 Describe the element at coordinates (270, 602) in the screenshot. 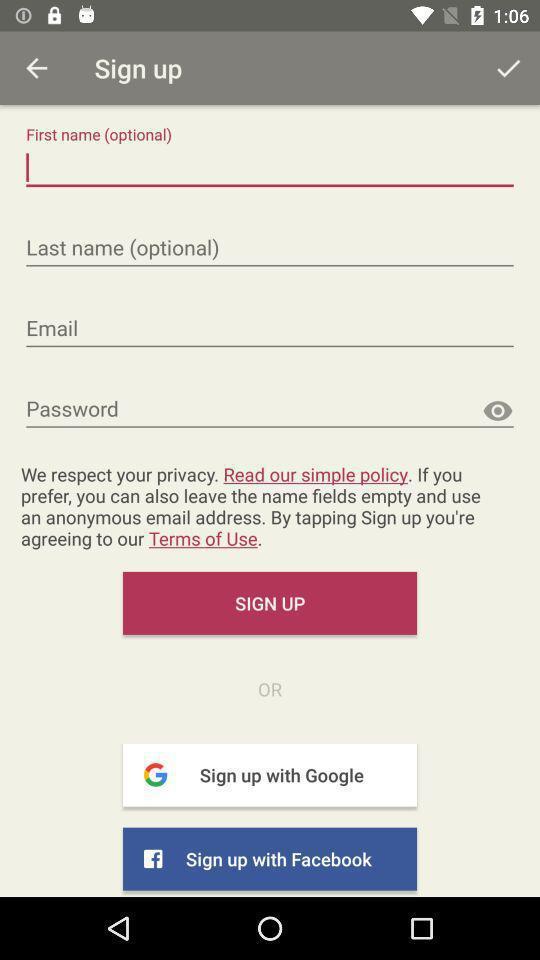

I see `sign up` at that location.